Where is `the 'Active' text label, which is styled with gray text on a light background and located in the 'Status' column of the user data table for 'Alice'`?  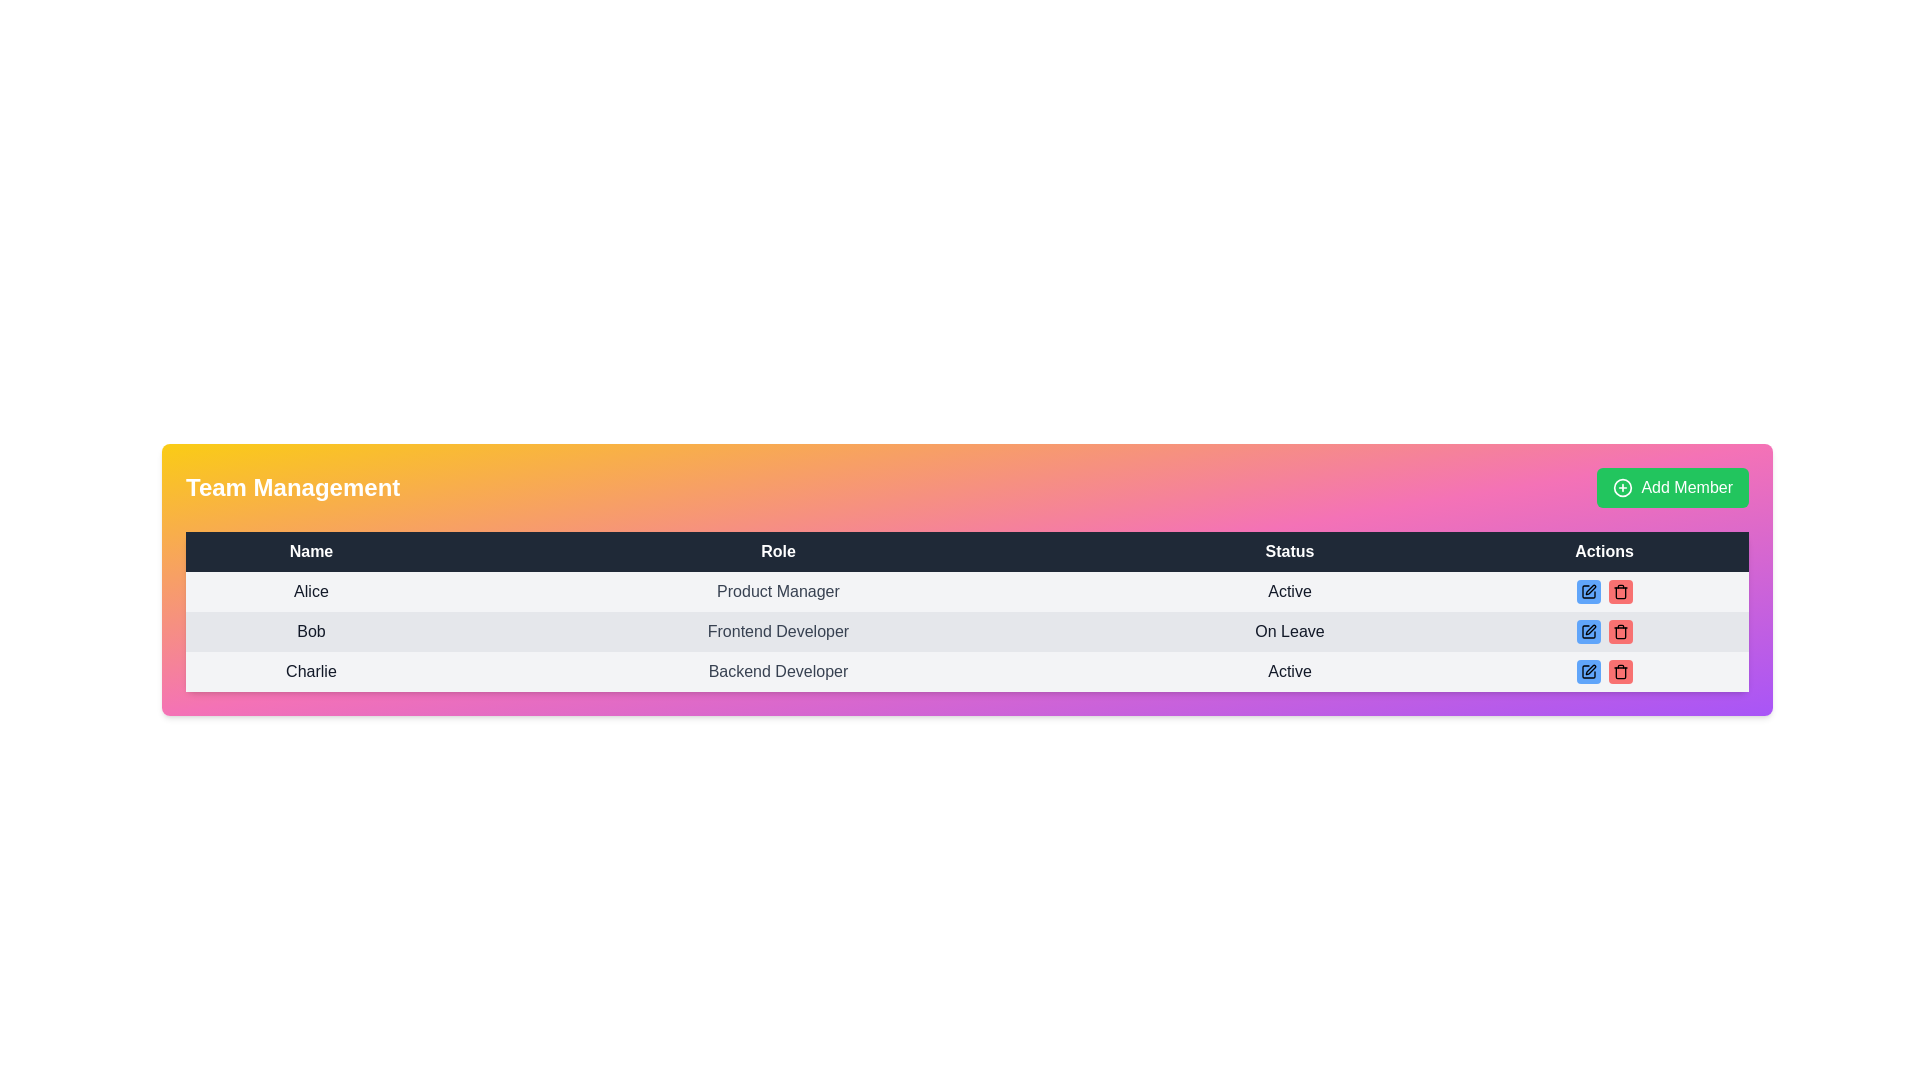
the 'Active' text label, which is styled with gray text on a light background and located in the 'Status' column of the user data table for 'Alice' is located at coordinates (1290, 590).